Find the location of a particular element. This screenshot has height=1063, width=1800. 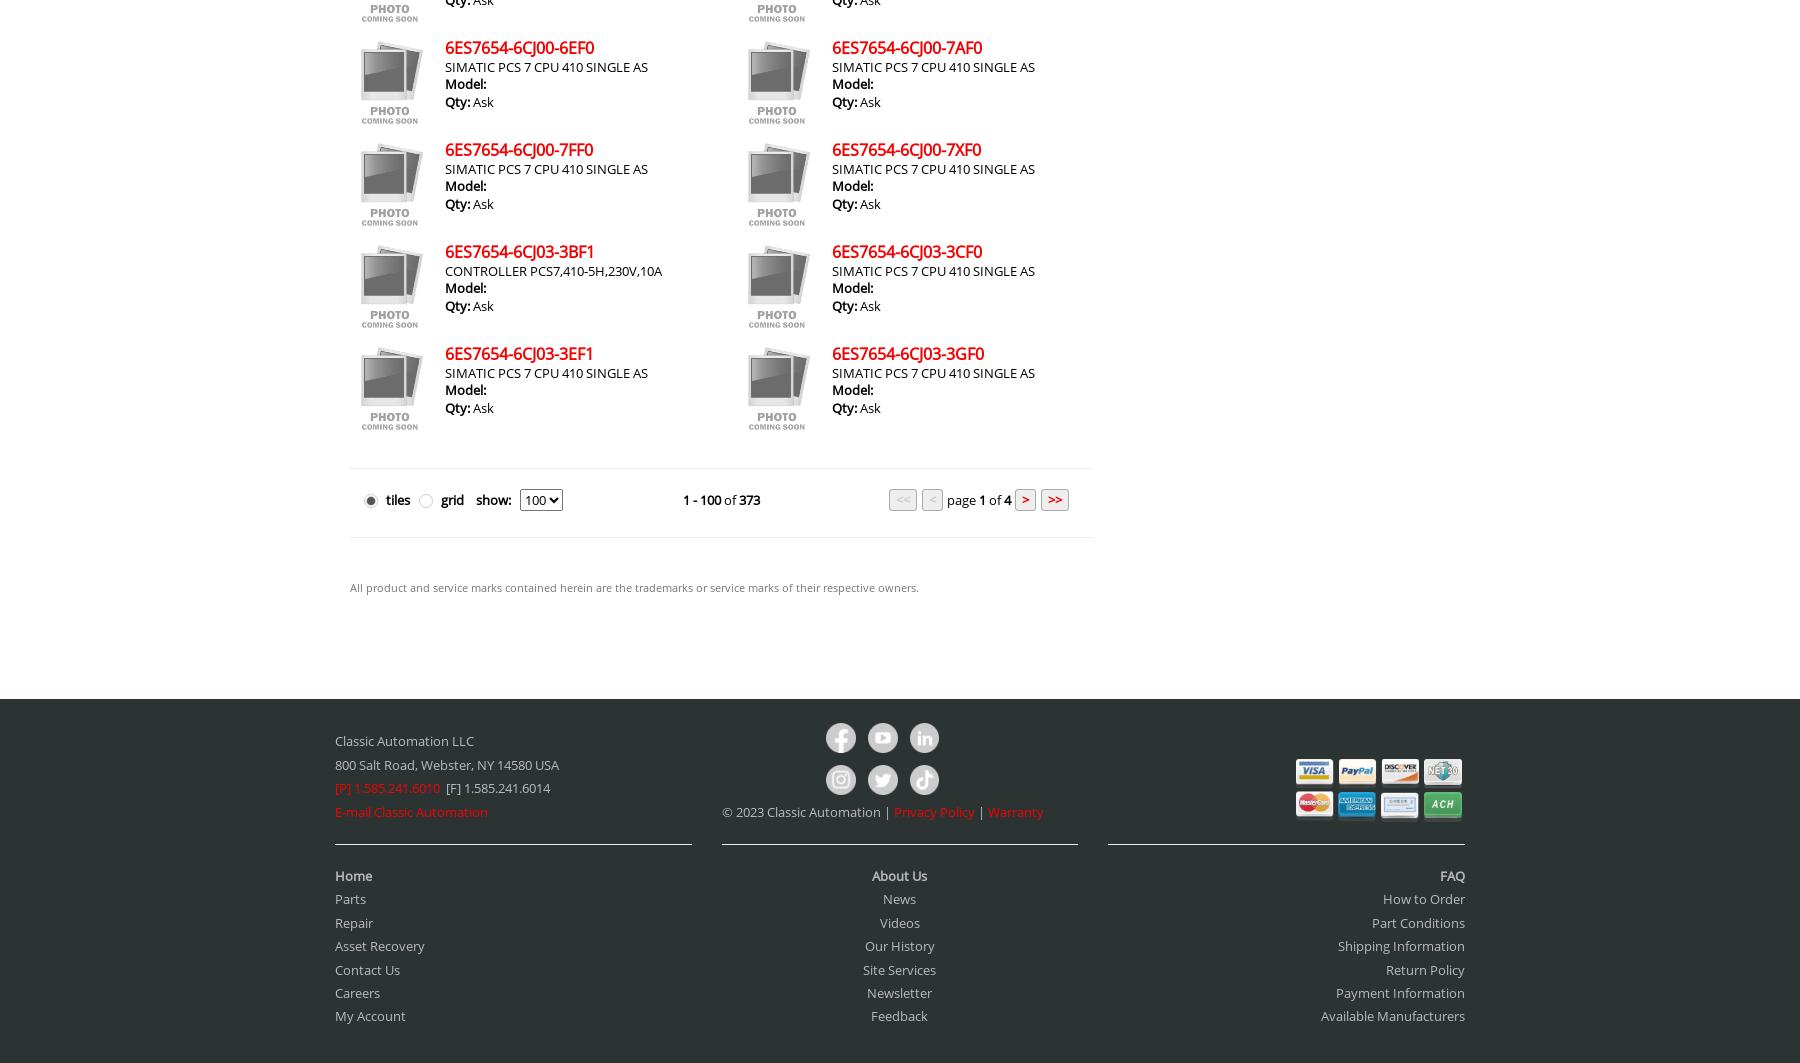

'All product and service marks contained herein are the trademarks or service marks of their respective owners.' is located at coordinates (349, 586).